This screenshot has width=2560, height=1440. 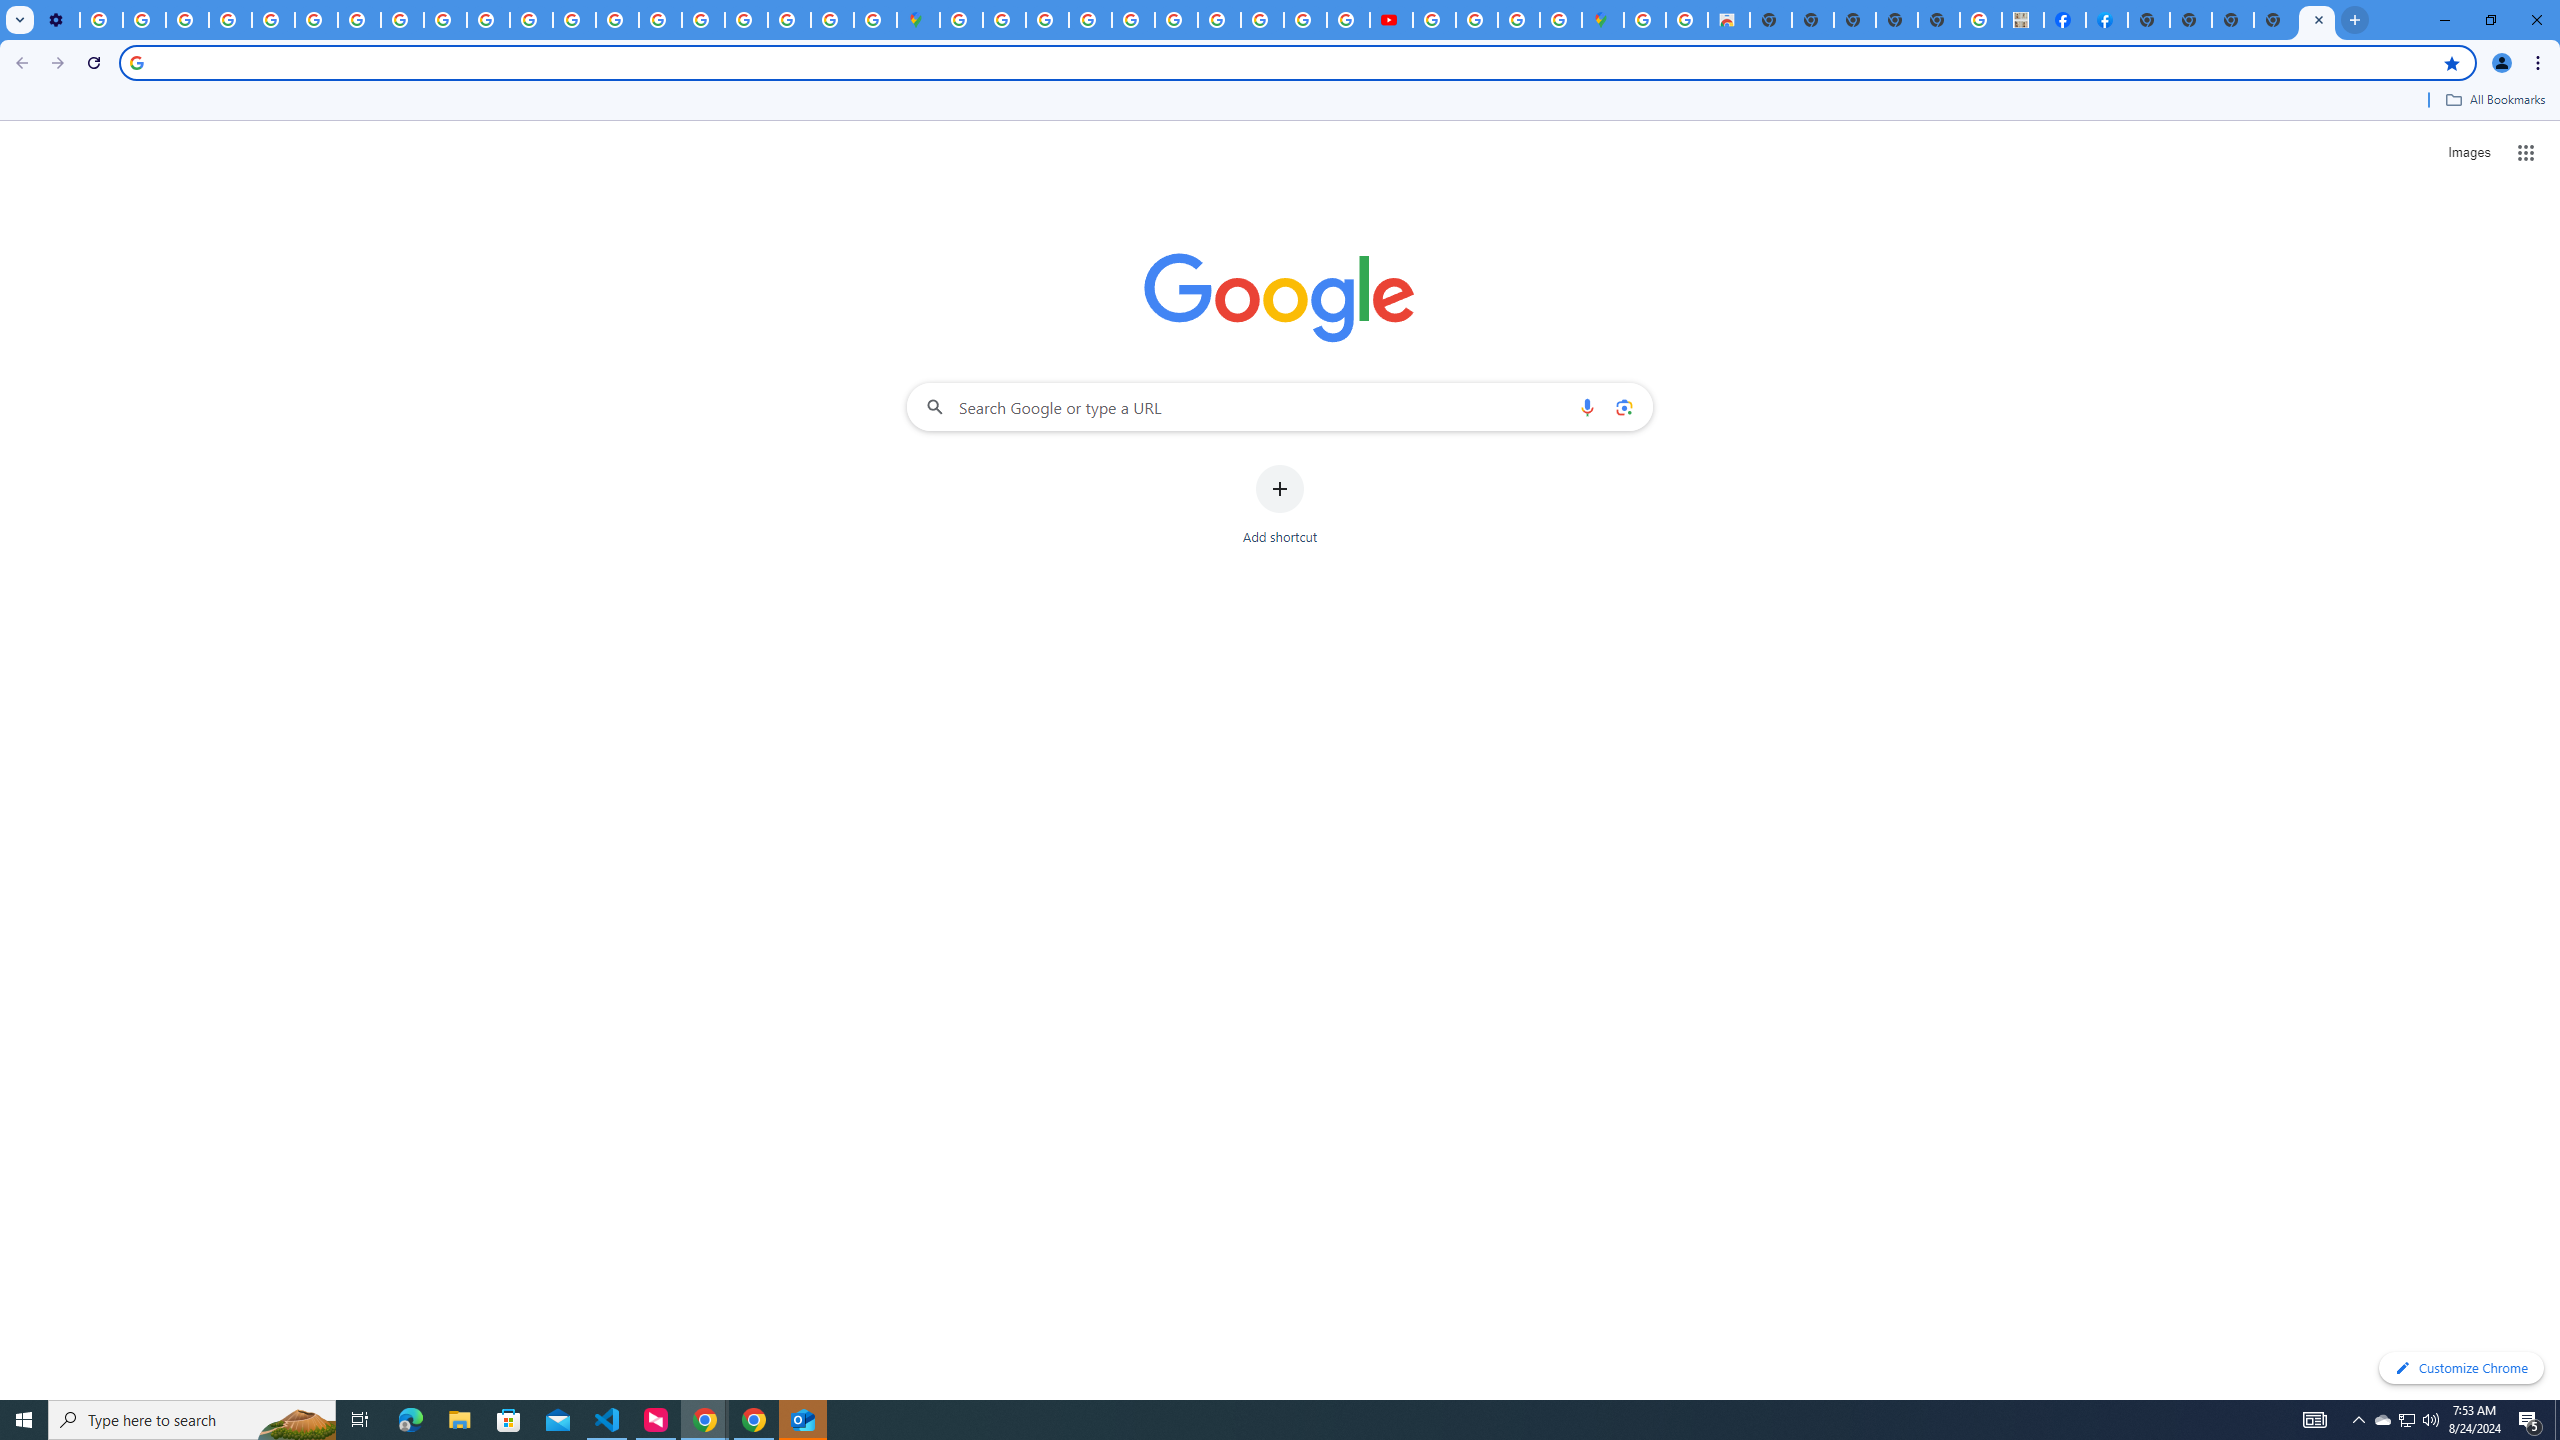 What do you see at coordinates (57, 19) in the screenshot?
I see `'Settings - Customize profile'` at bounding box center [57, 19].